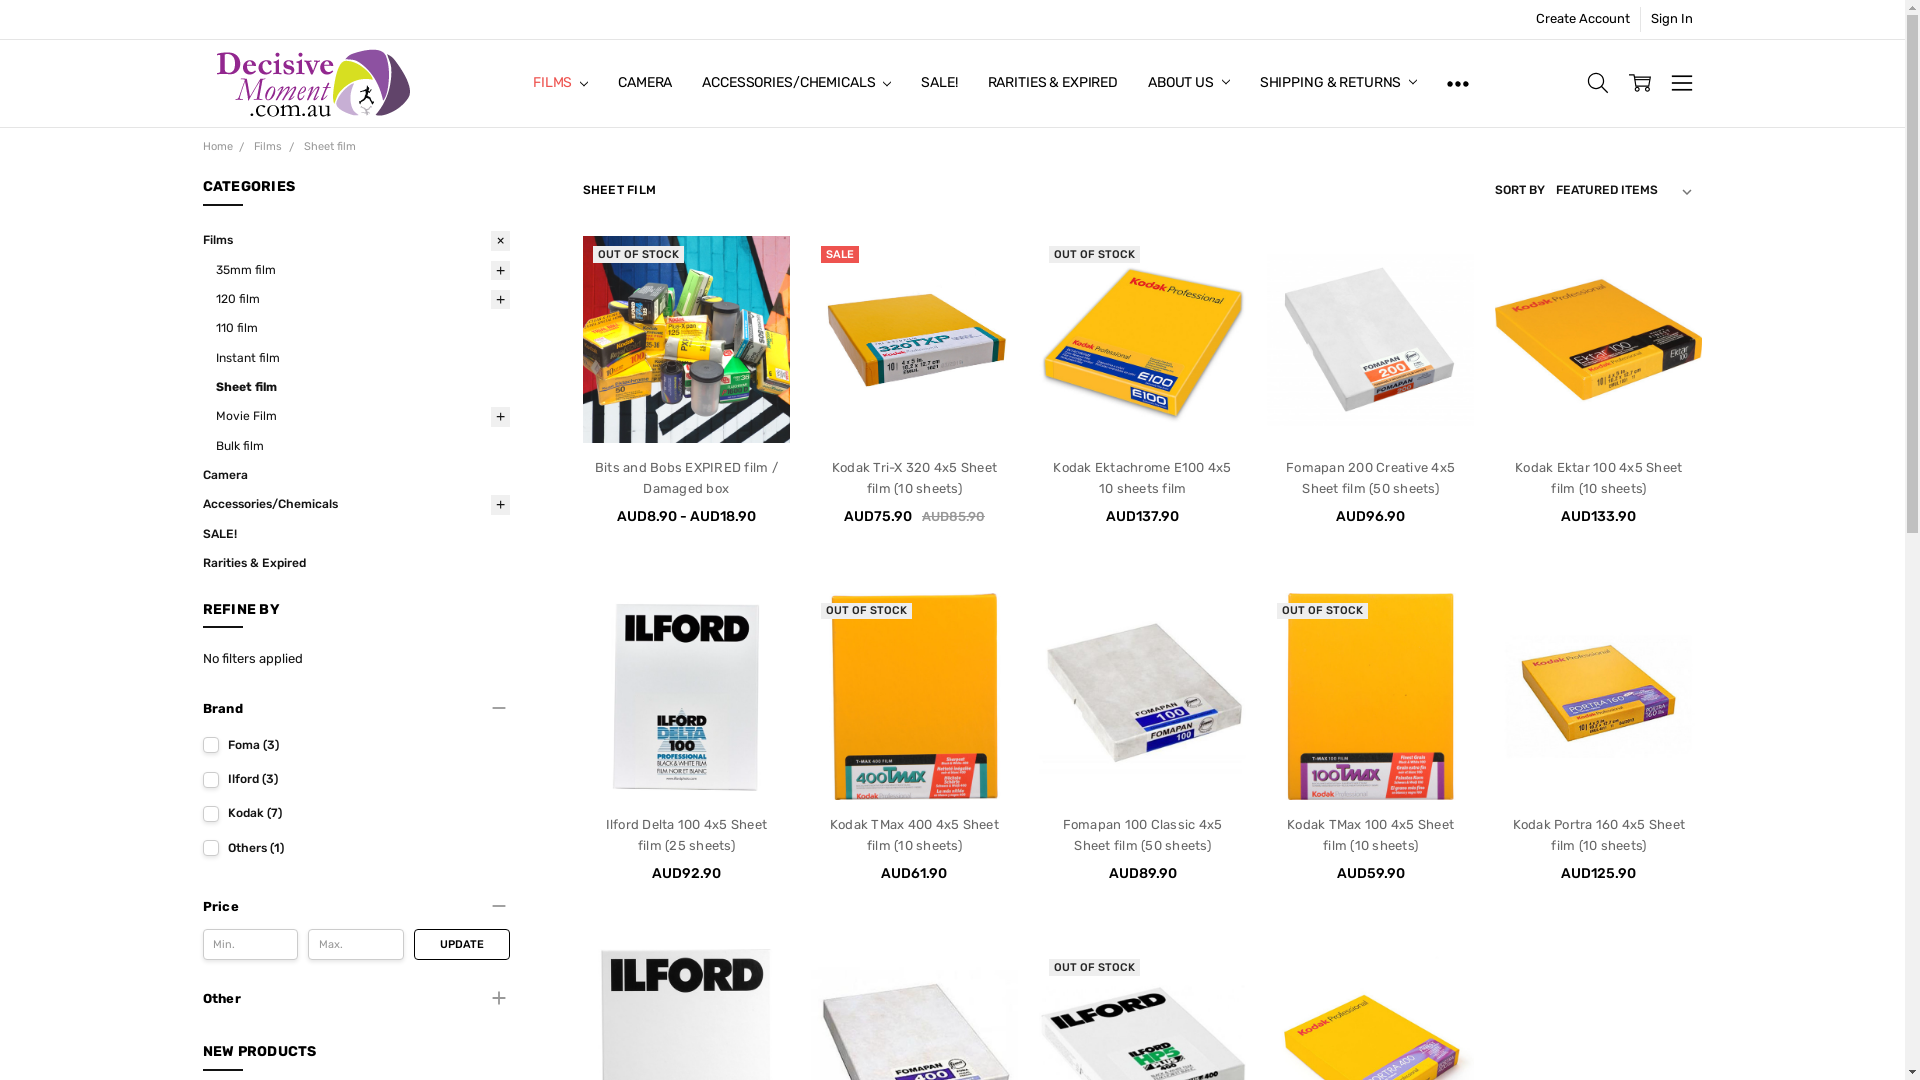 The image size is (1920, 1080). I want to click on 'Create Account', so click(1582, 19).